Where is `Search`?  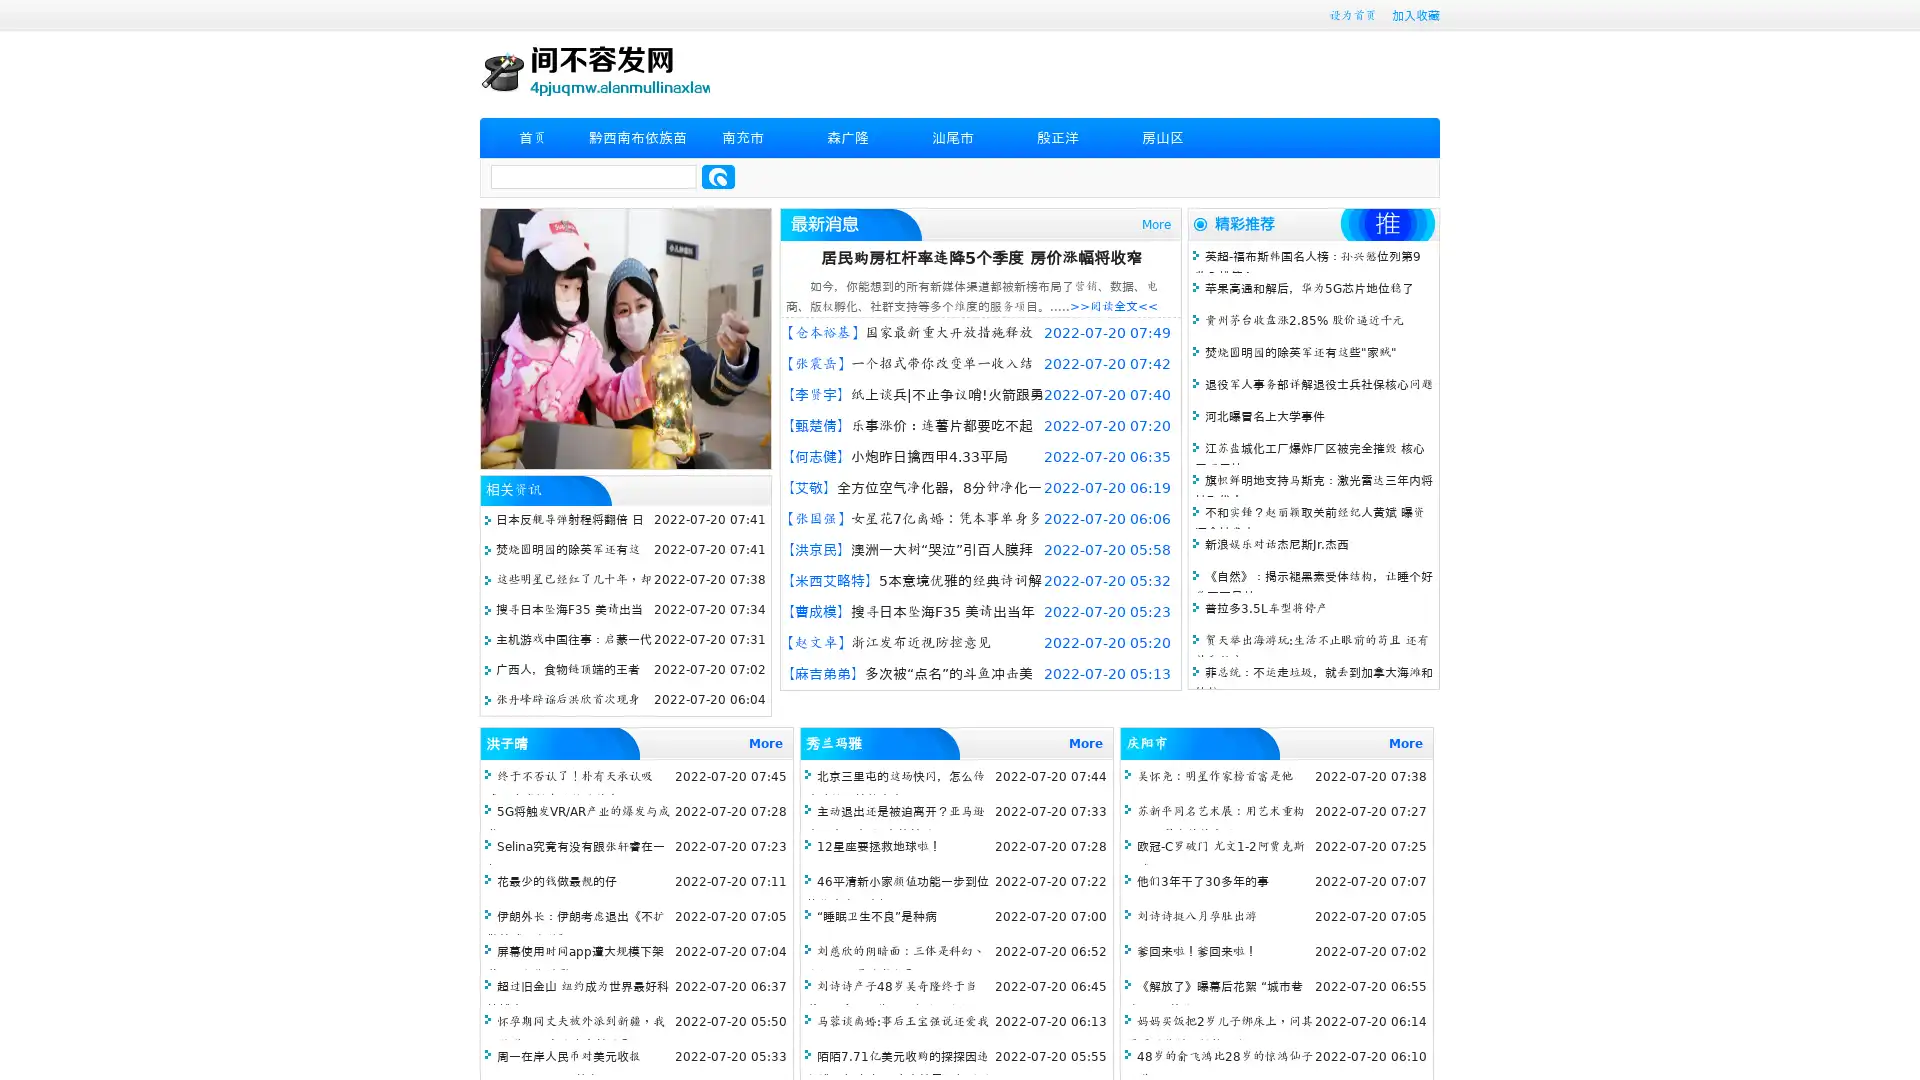 Search is located at coordinates (718, 176).